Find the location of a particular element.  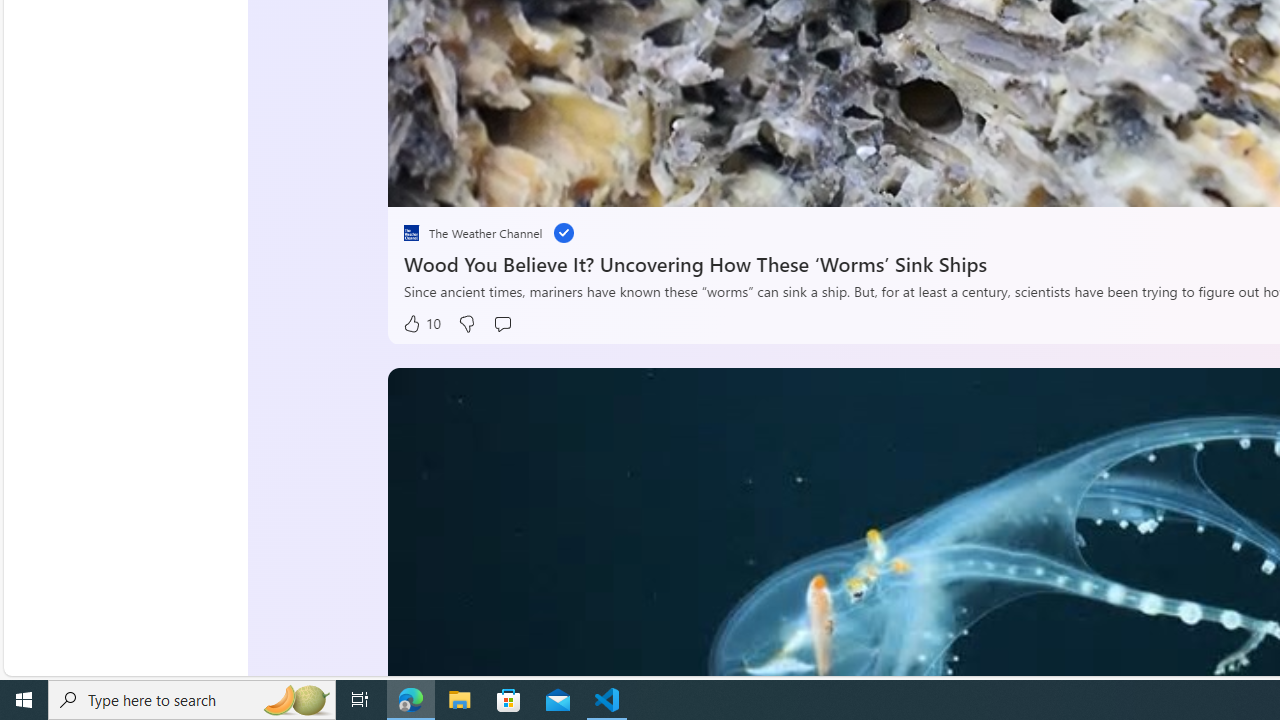

'Type here to search' is located at coordinates (192, 698).